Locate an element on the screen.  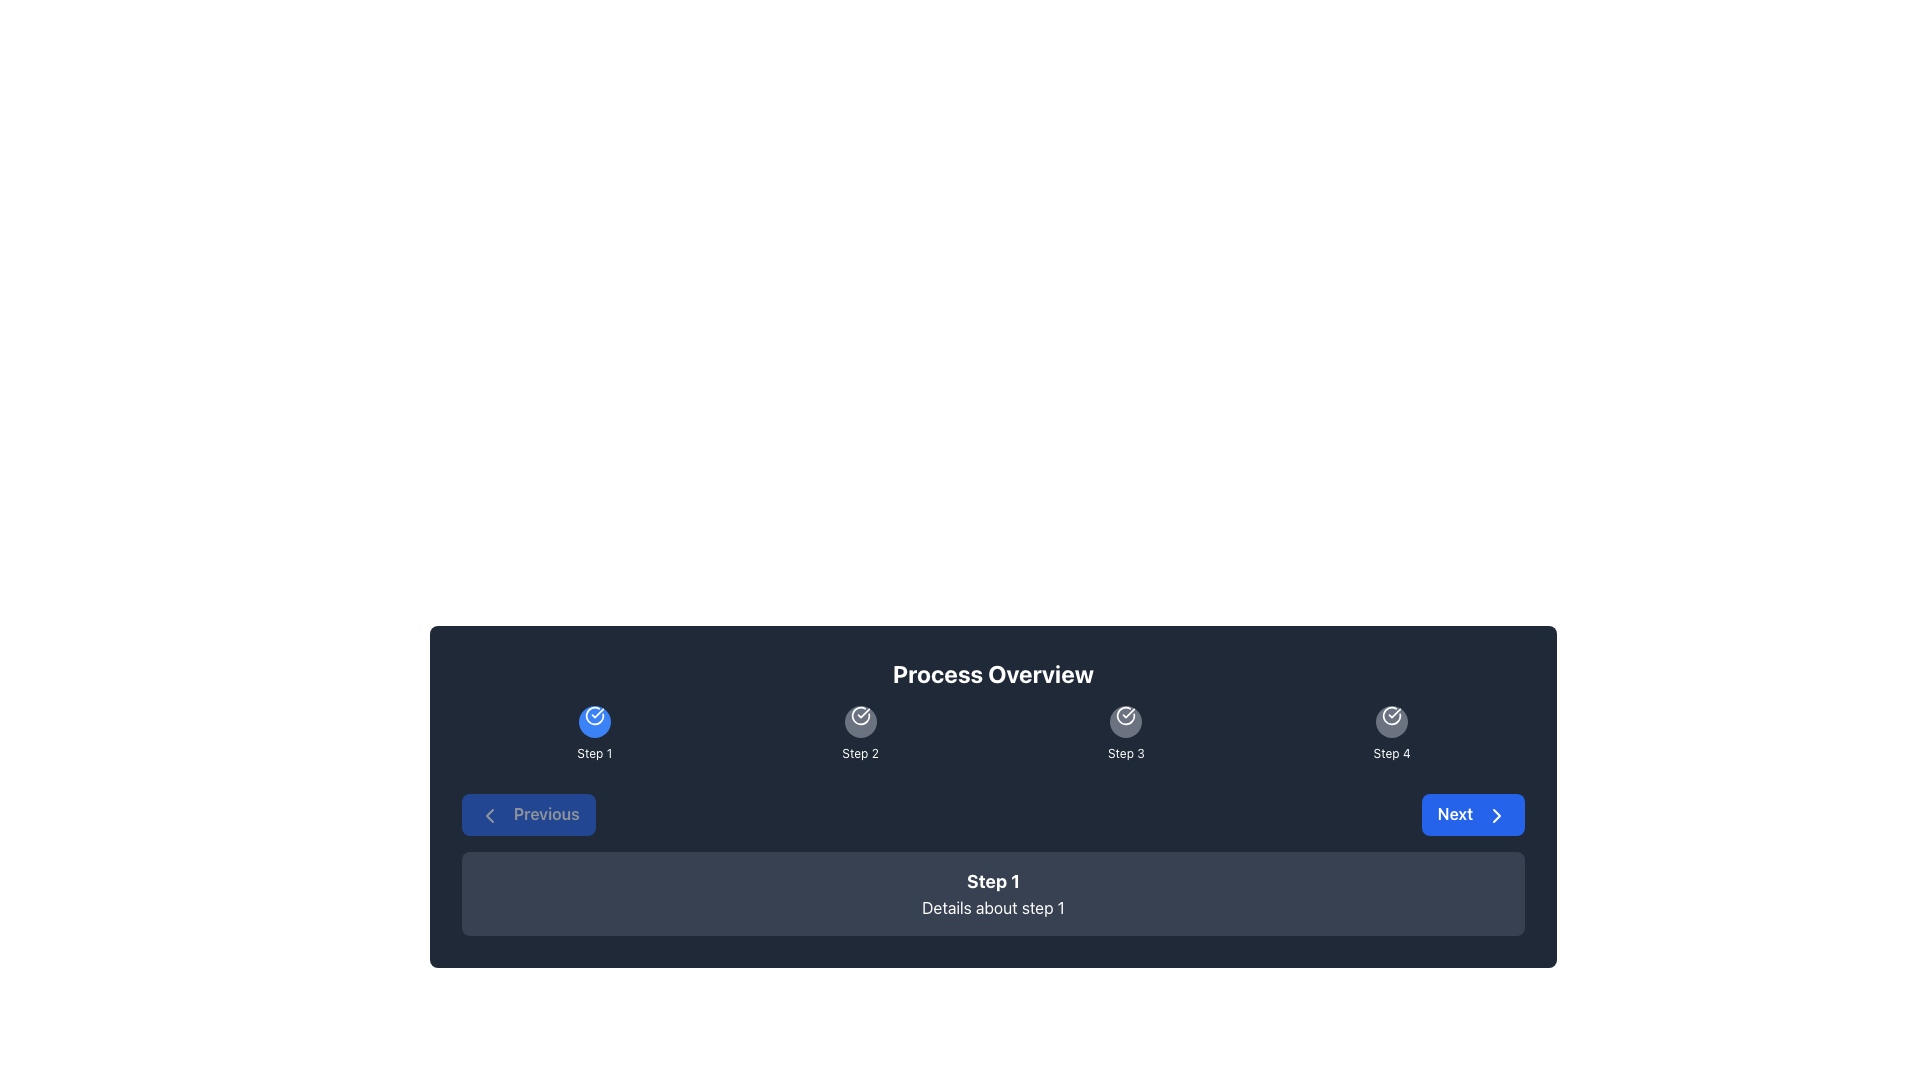
the 'Previous' button located on the bottom-left side of the navigation bar, which has a blue background and an arrow icon pointing left is located at coordinates (528, 814).